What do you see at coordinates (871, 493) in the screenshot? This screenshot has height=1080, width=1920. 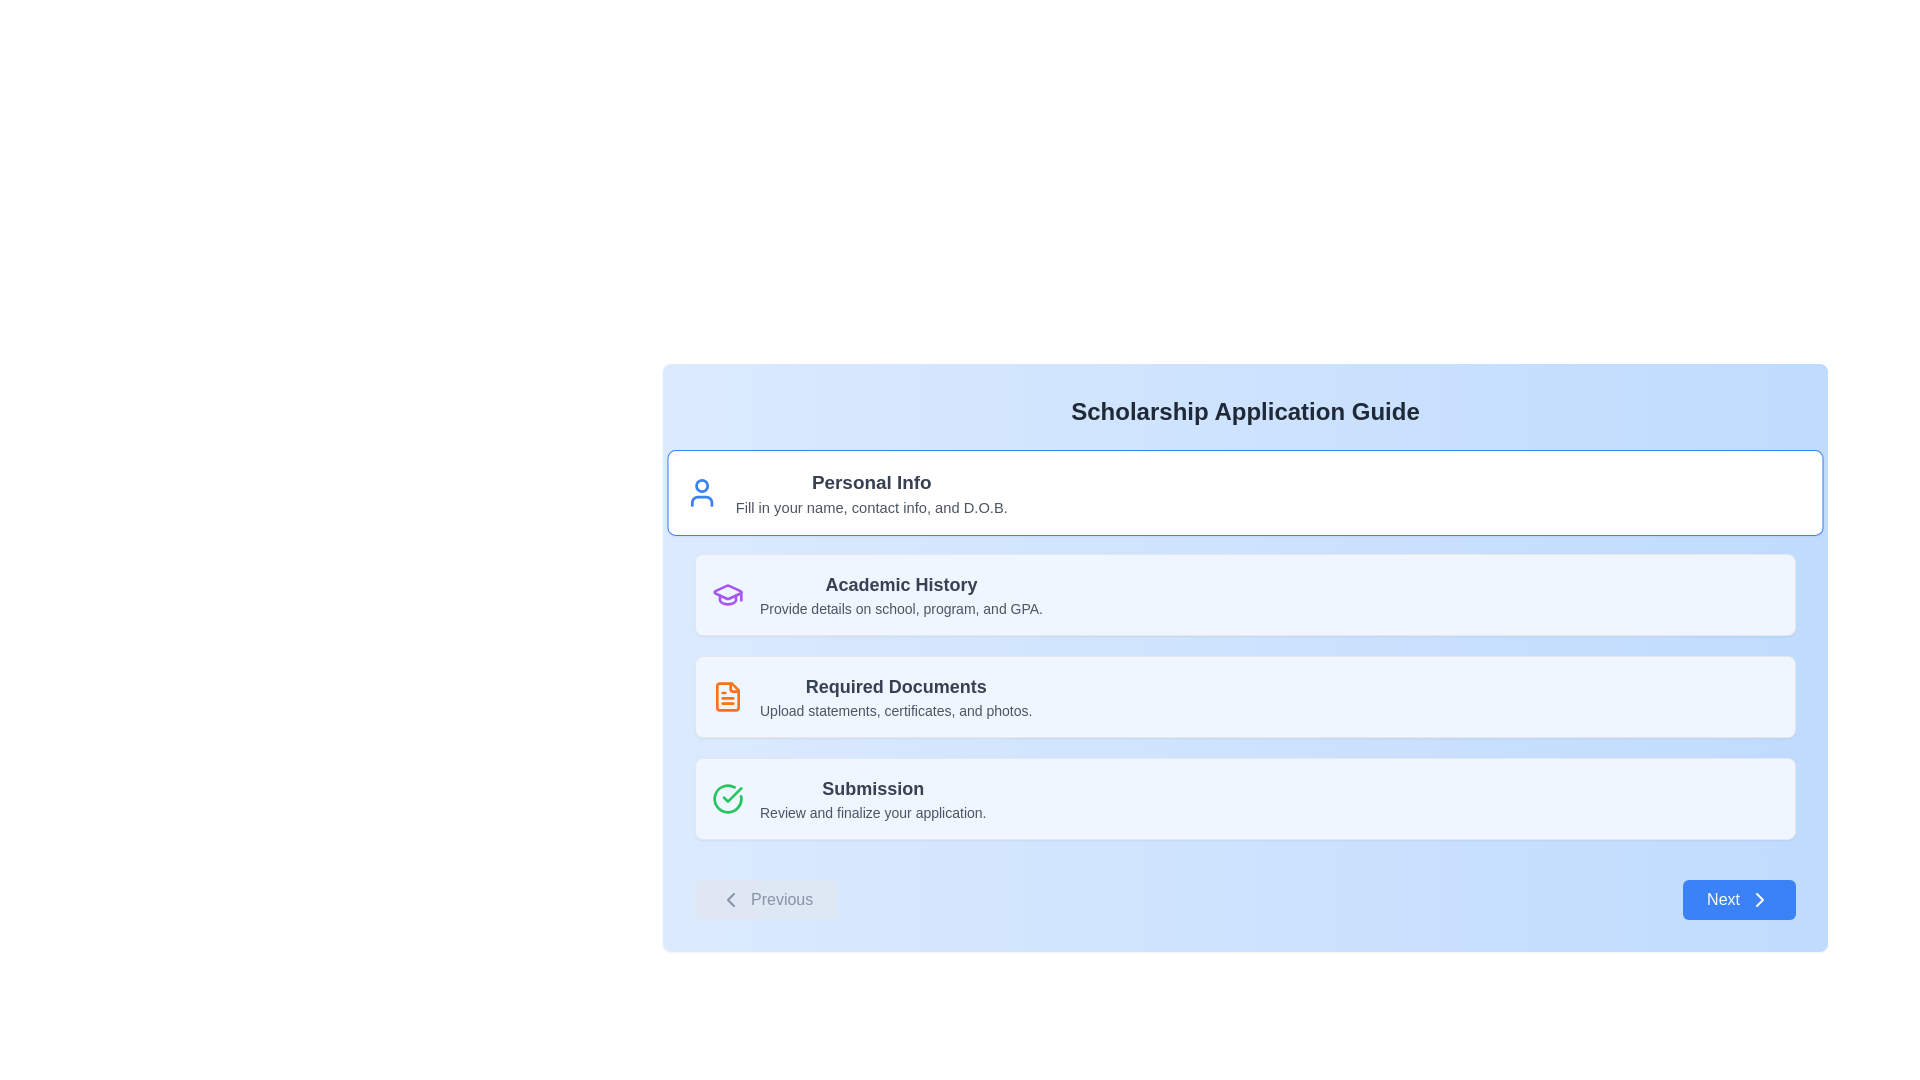 I see `the label that describes the first step of the application process, which provides instructions for users to input their personal information under the header 'Scholarship Application Guide.'` at bounding box center [871, 493].